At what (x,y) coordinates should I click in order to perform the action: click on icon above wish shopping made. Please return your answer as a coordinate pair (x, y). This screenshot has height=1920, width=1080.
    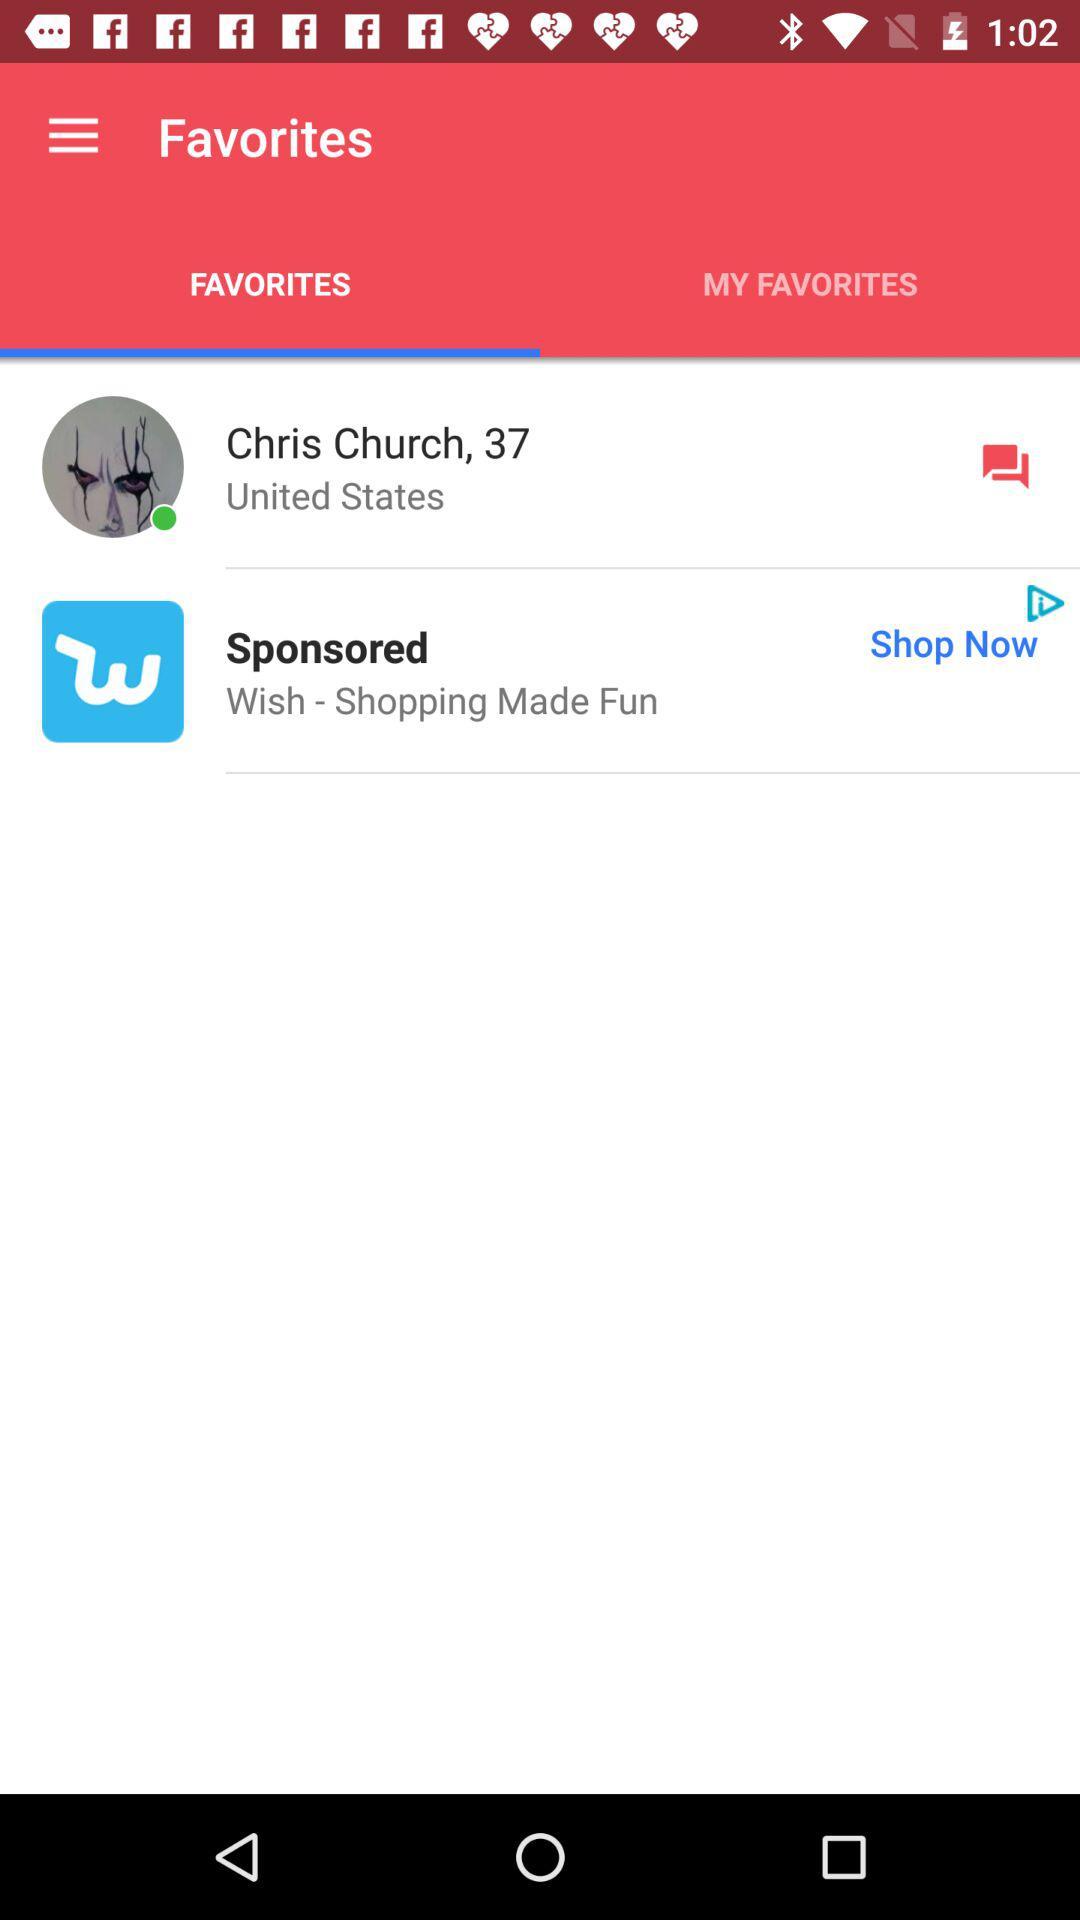
    Looking at the image, I should click on (754, 642).